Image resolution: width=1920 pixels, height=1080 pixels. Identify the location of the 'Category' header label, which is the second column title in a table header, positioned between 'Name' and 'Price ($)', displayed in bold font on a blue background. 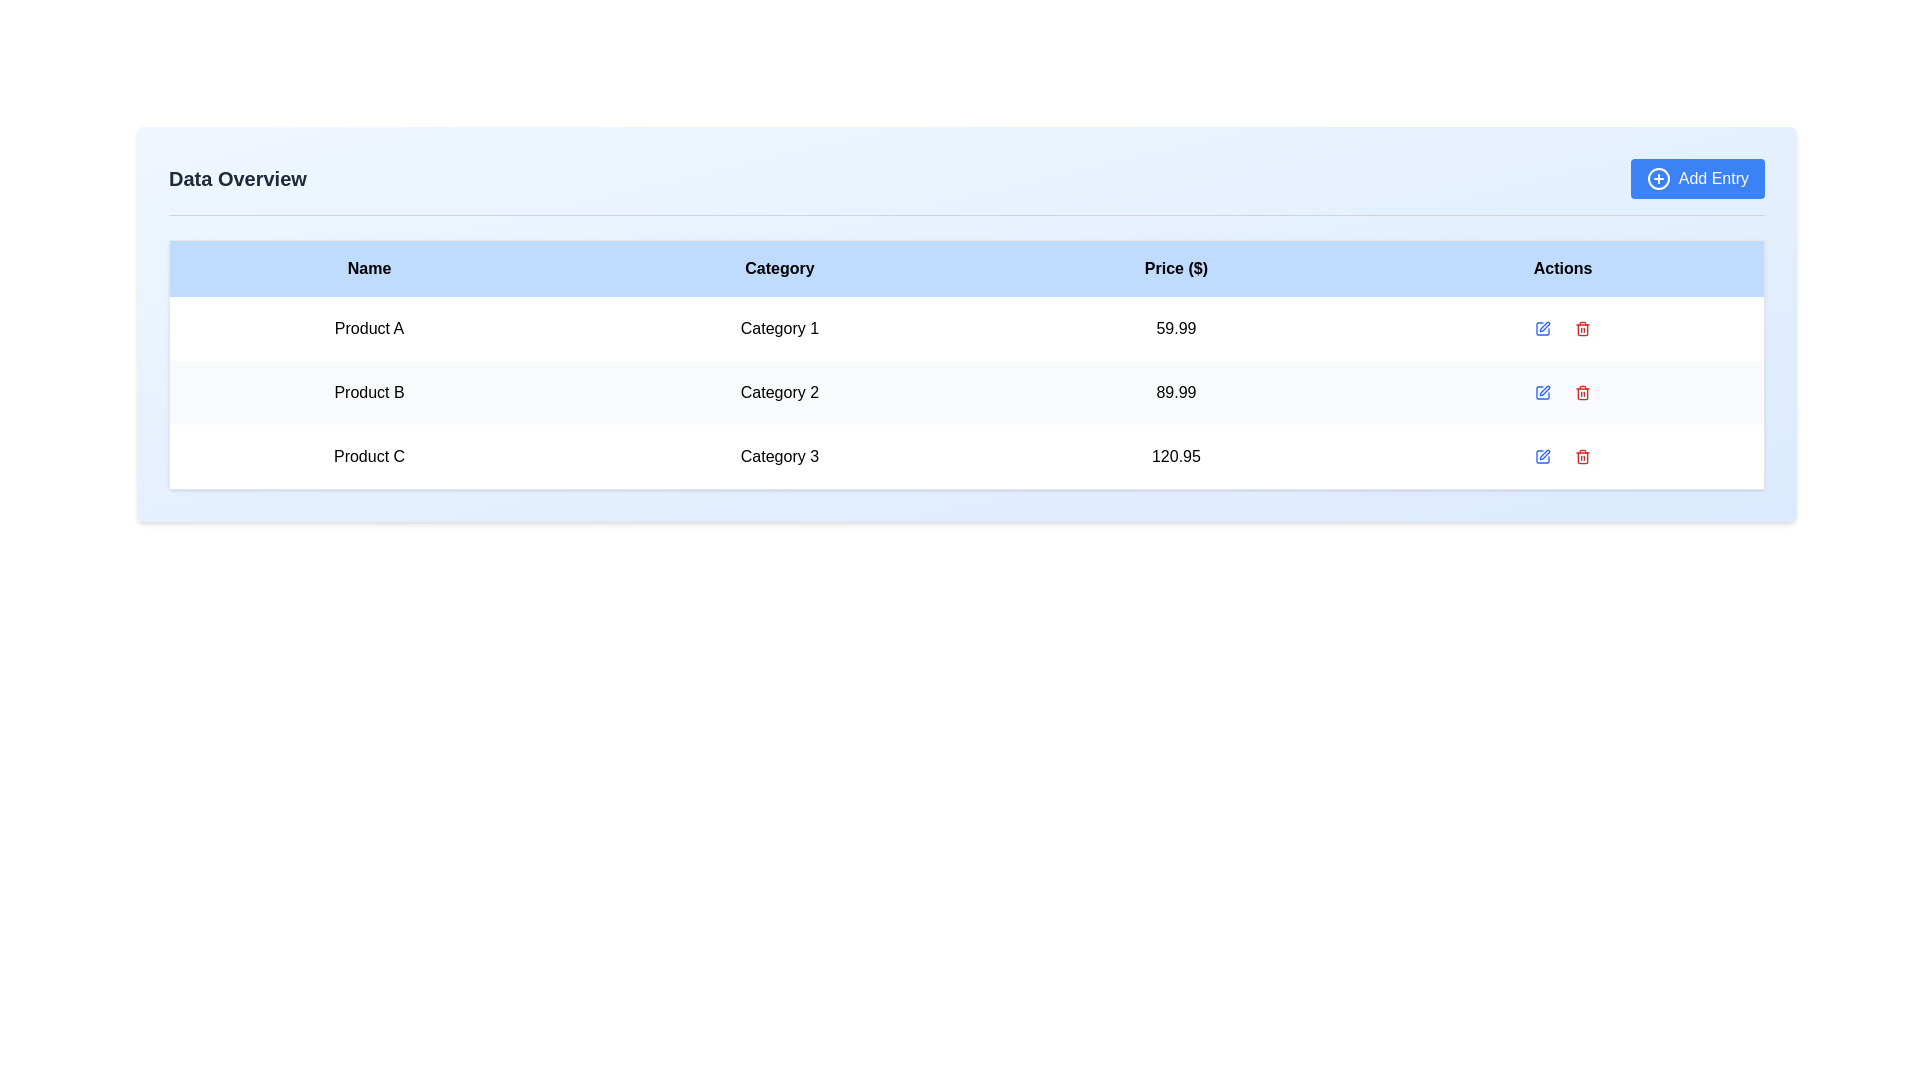
(778, 267).